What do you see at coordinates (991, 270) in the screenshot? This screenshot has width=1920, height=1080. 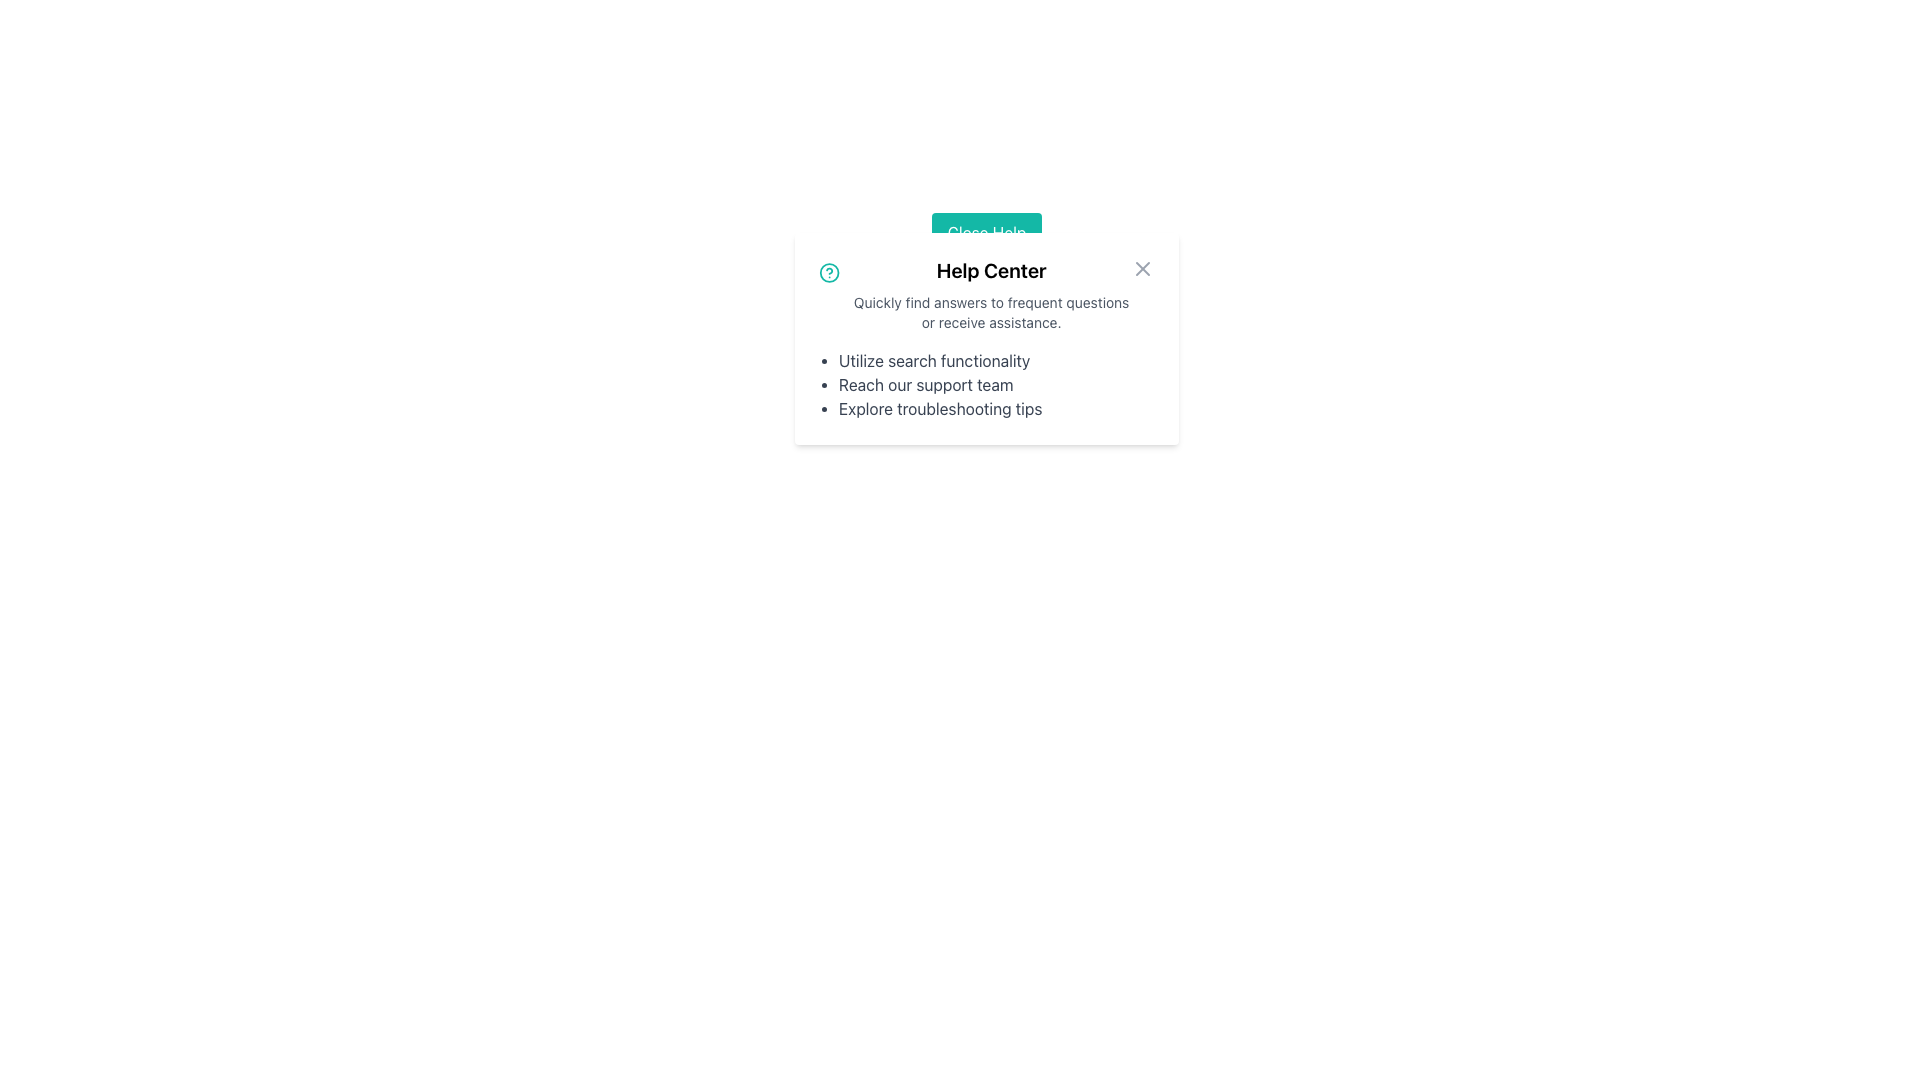 I see `the section title text in the Help Center, which is centrally aligned and located above the descriptive text about finding answers and assistance` at bounding box center [991, 270].